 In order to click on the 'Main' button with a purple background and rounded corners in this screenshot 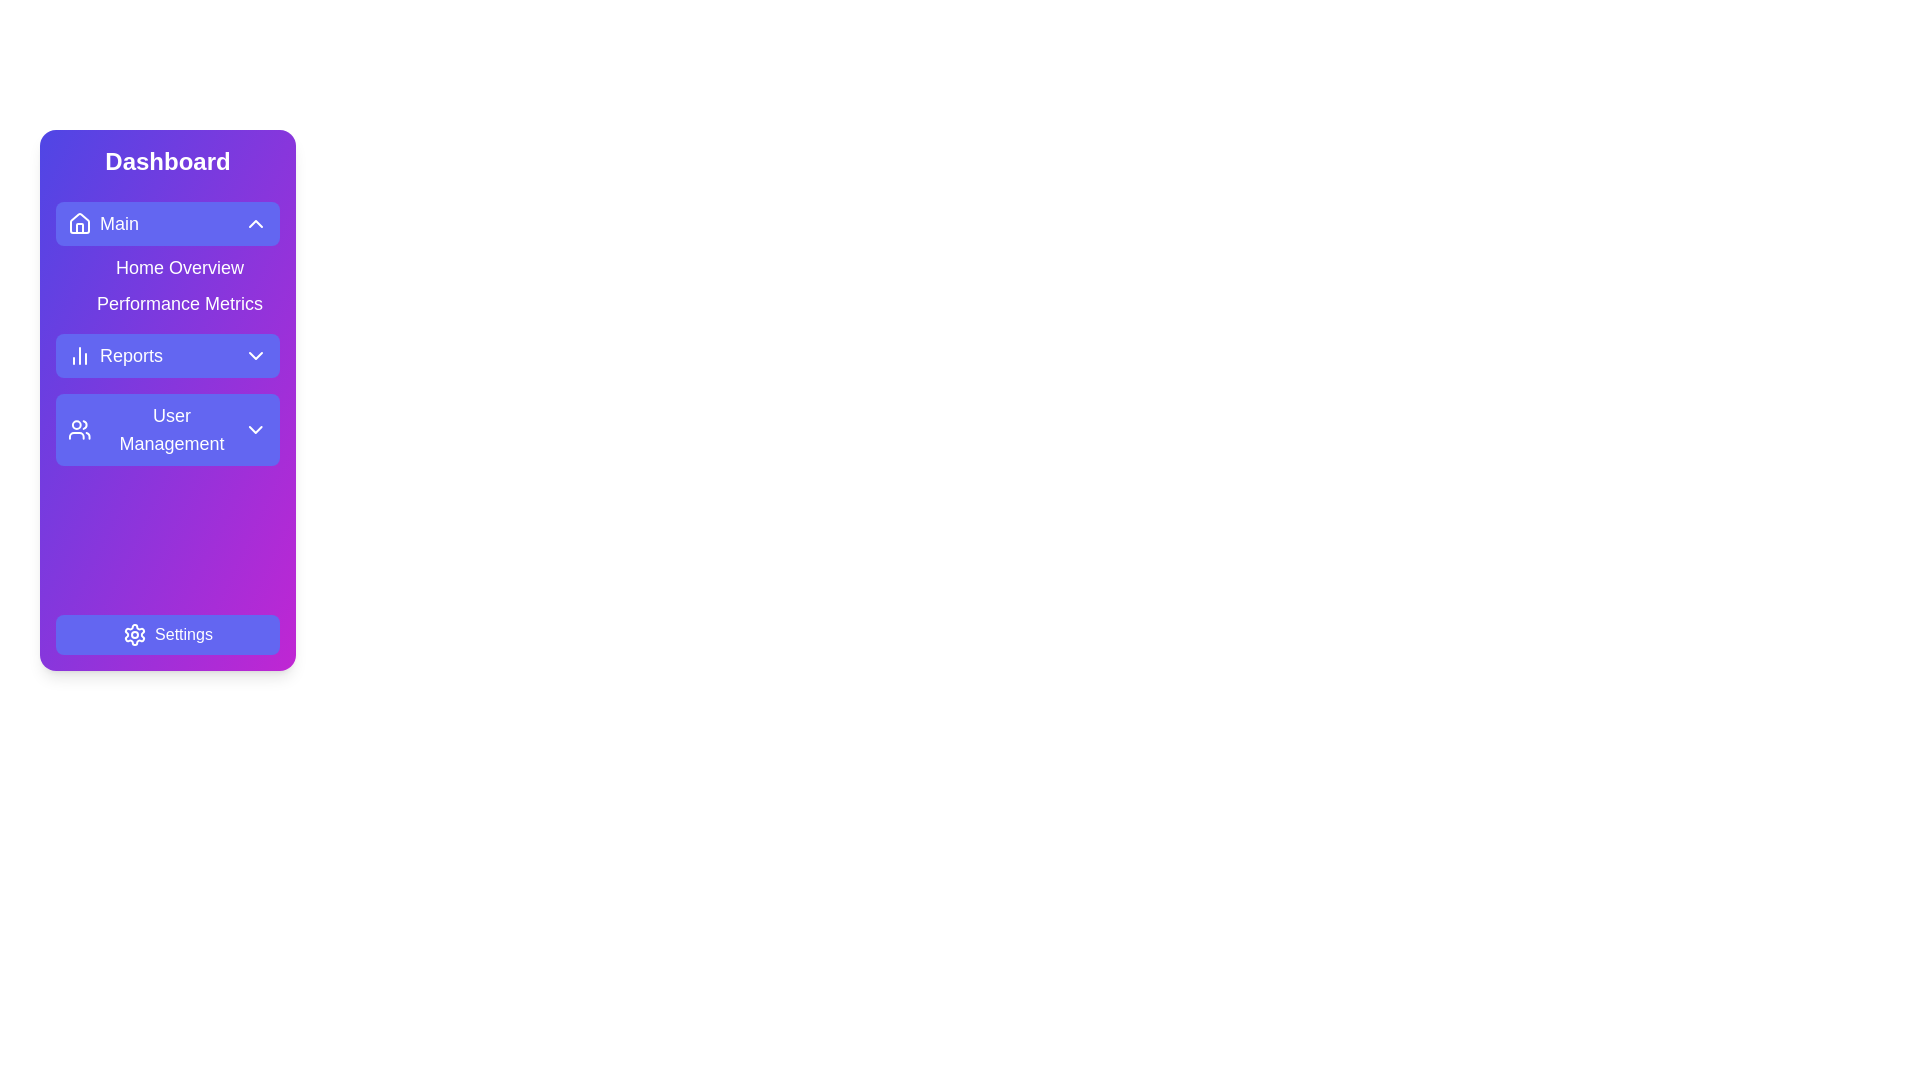, I will do `click(168, 223)`.